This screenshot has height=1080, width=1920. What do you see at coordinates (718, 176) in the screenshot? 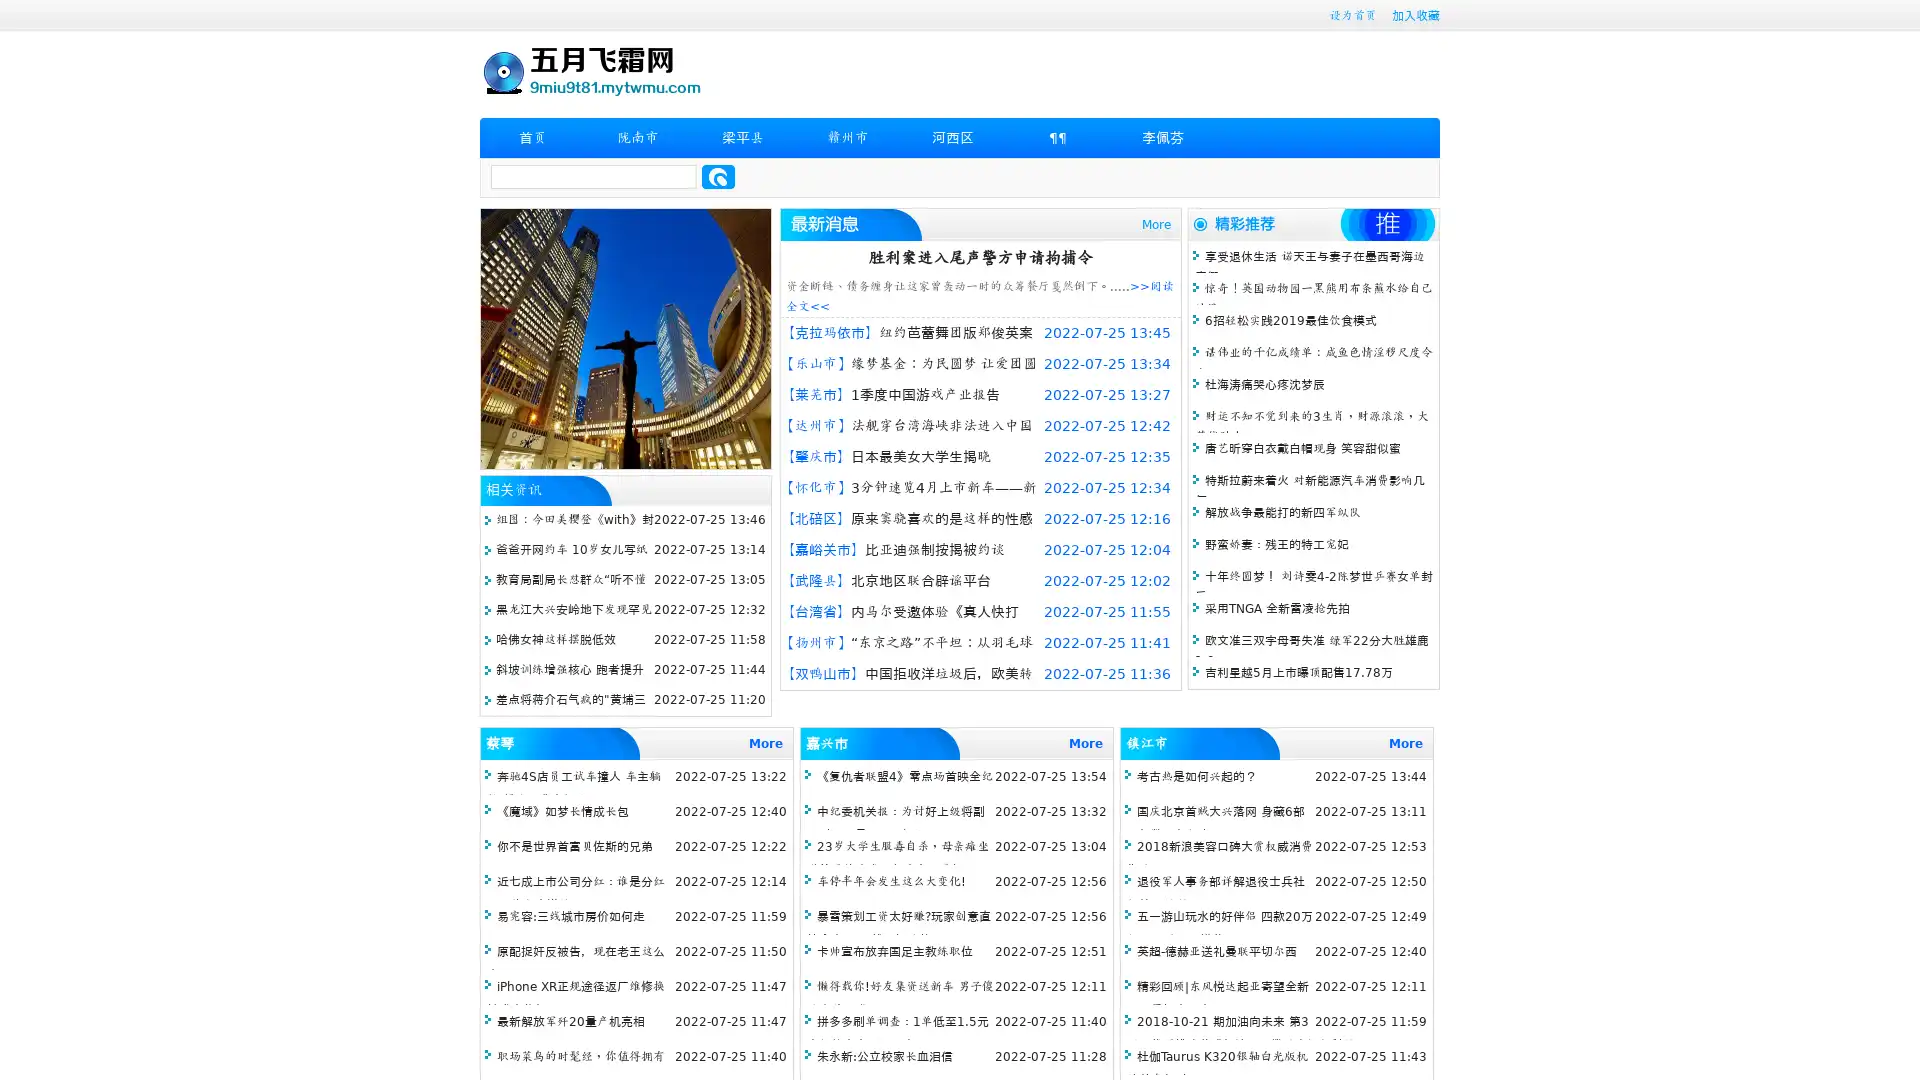
I see `Search` at bounding box center [718, 176].